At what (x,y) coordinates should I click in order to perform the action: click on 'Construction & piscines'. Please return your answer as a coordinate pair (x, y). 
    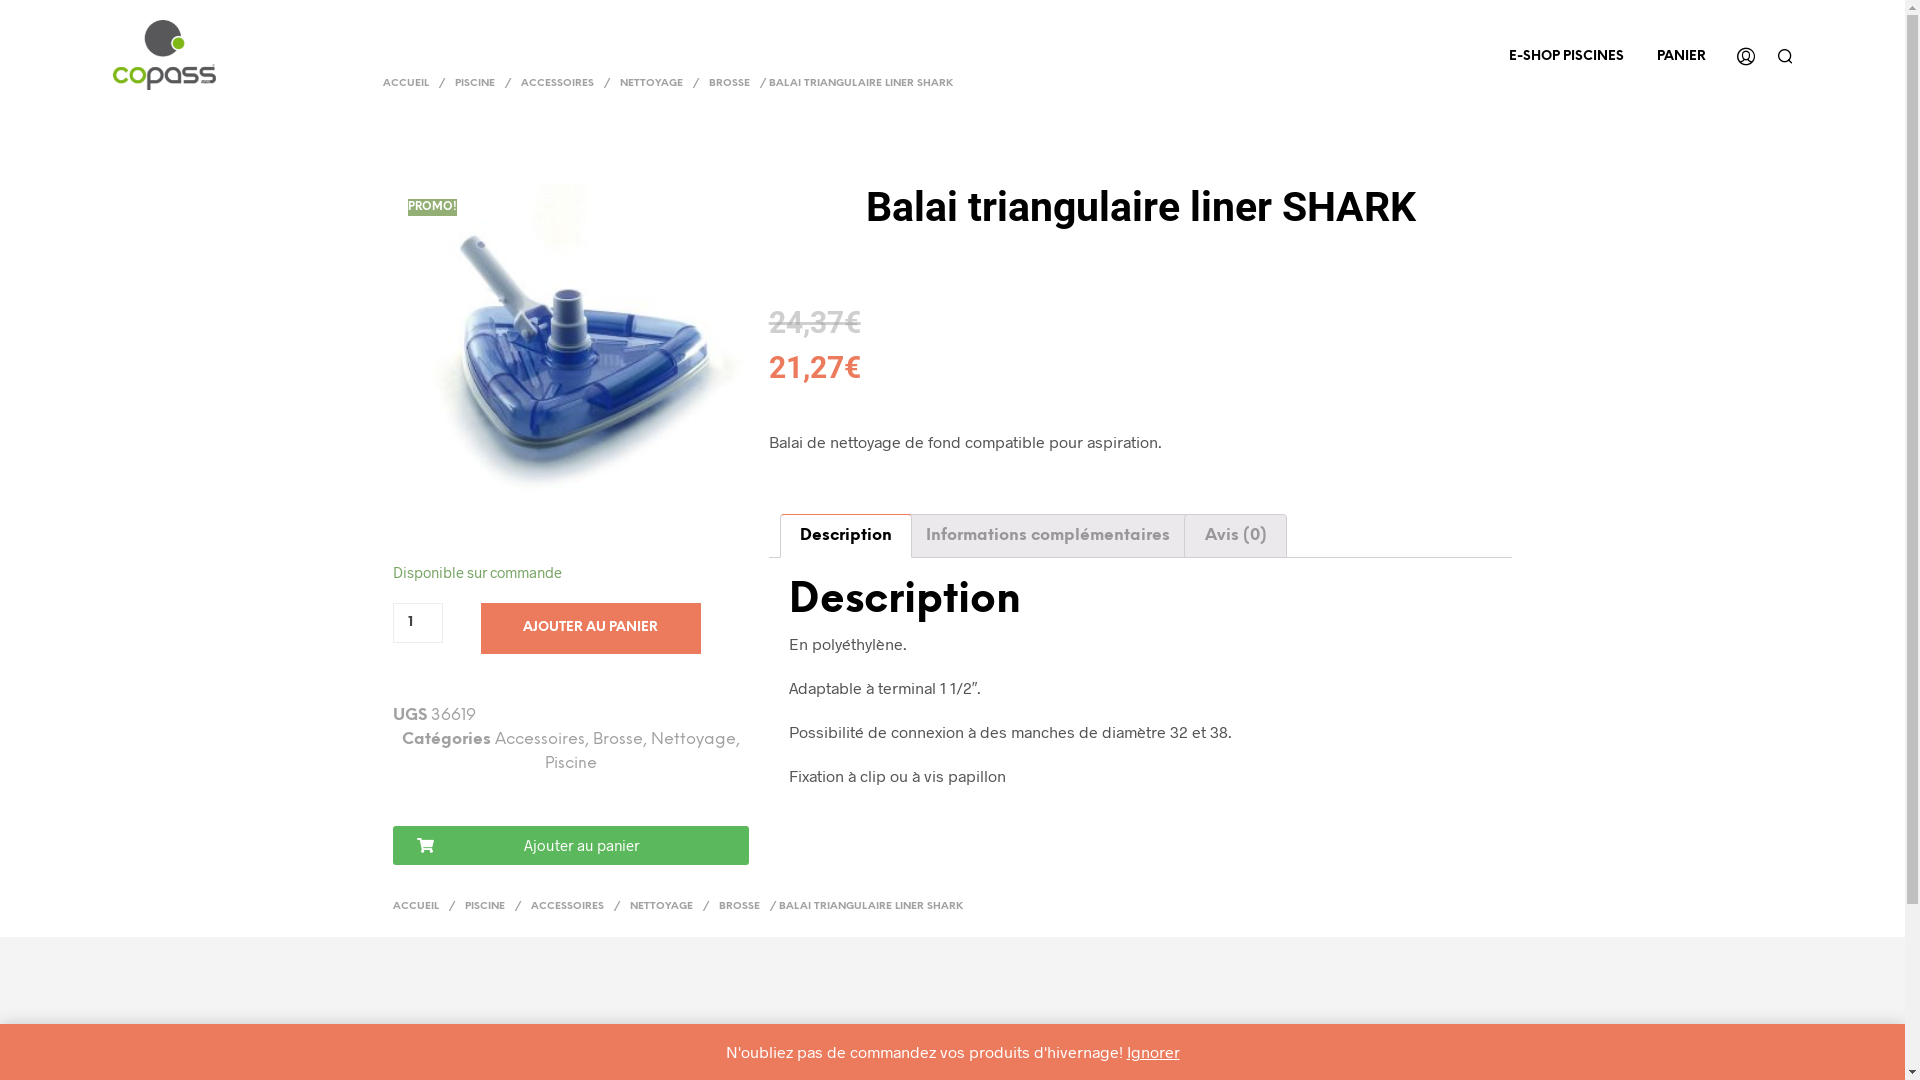
    Looking at the image, I should click on (163, 53).